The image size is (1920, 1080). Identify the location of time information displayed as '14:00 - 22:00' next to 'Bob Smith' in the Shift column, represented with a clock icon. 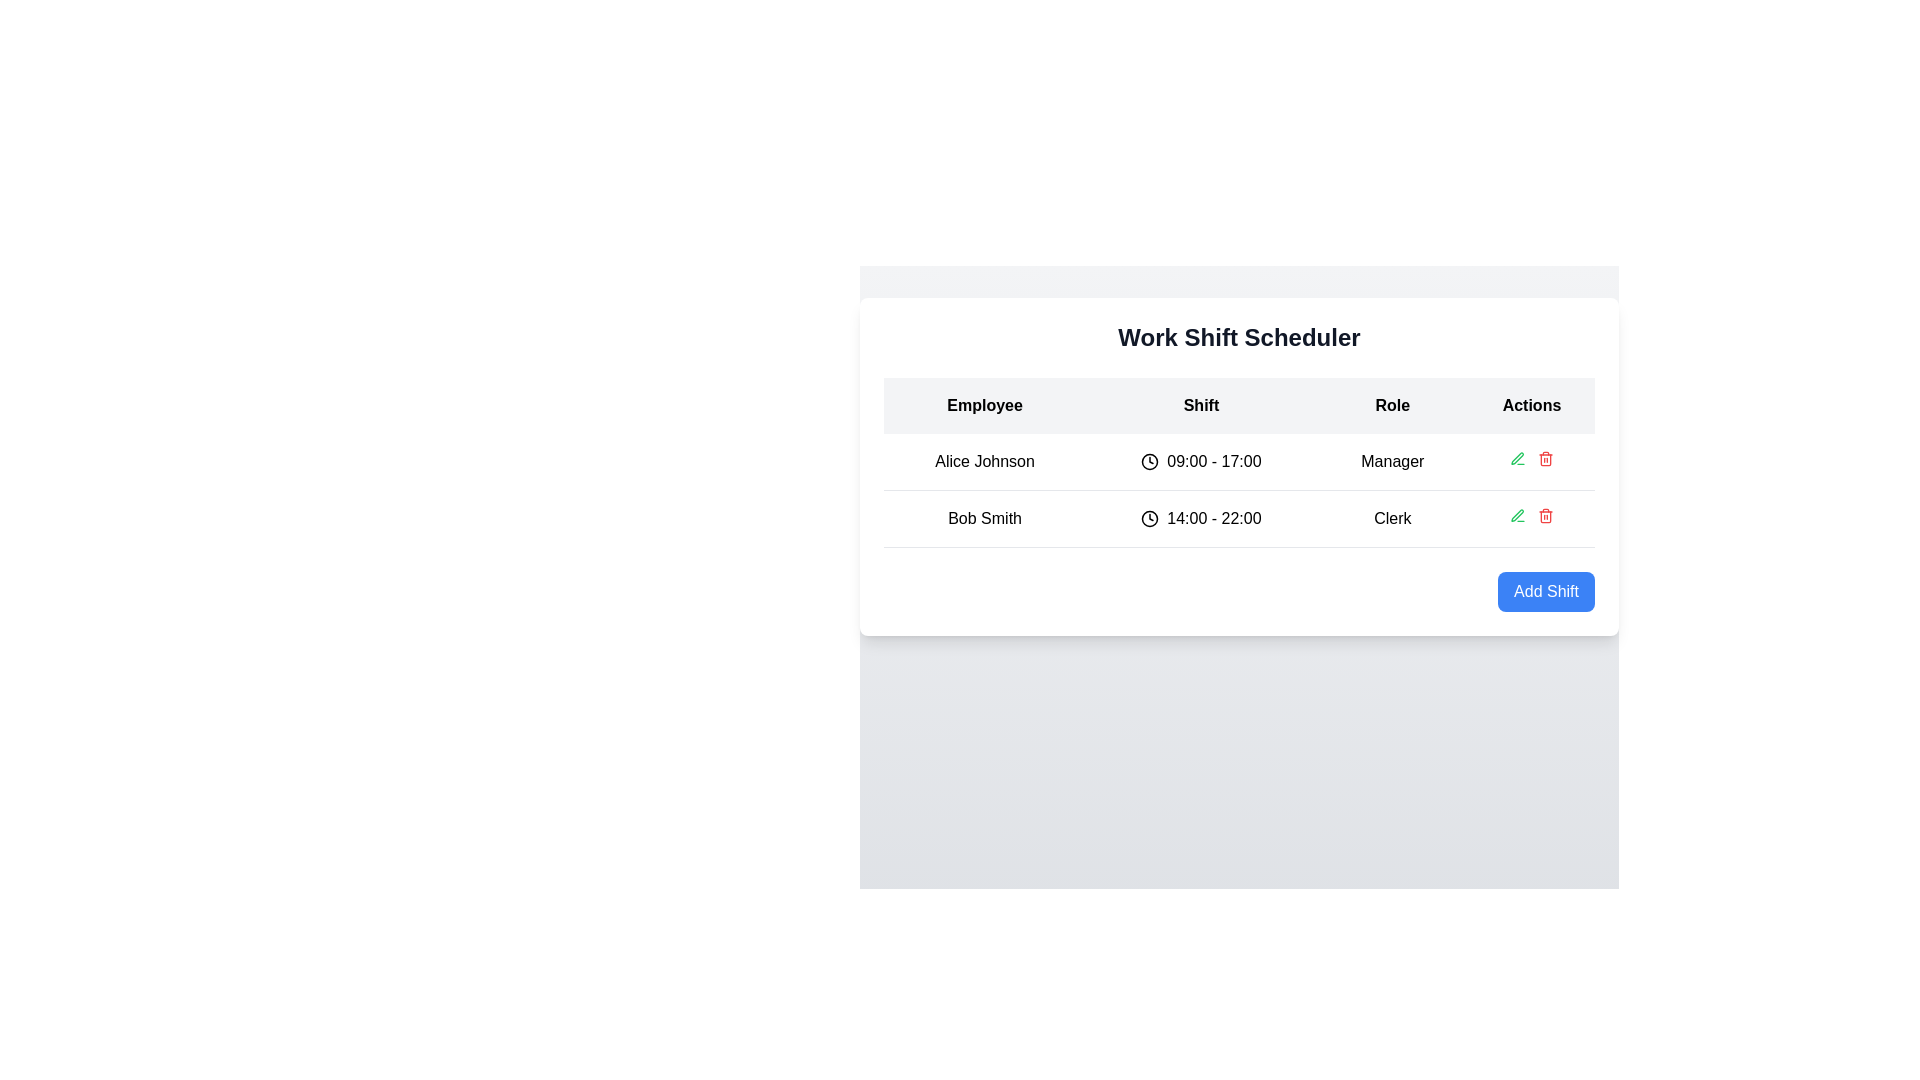
(1200, 518).